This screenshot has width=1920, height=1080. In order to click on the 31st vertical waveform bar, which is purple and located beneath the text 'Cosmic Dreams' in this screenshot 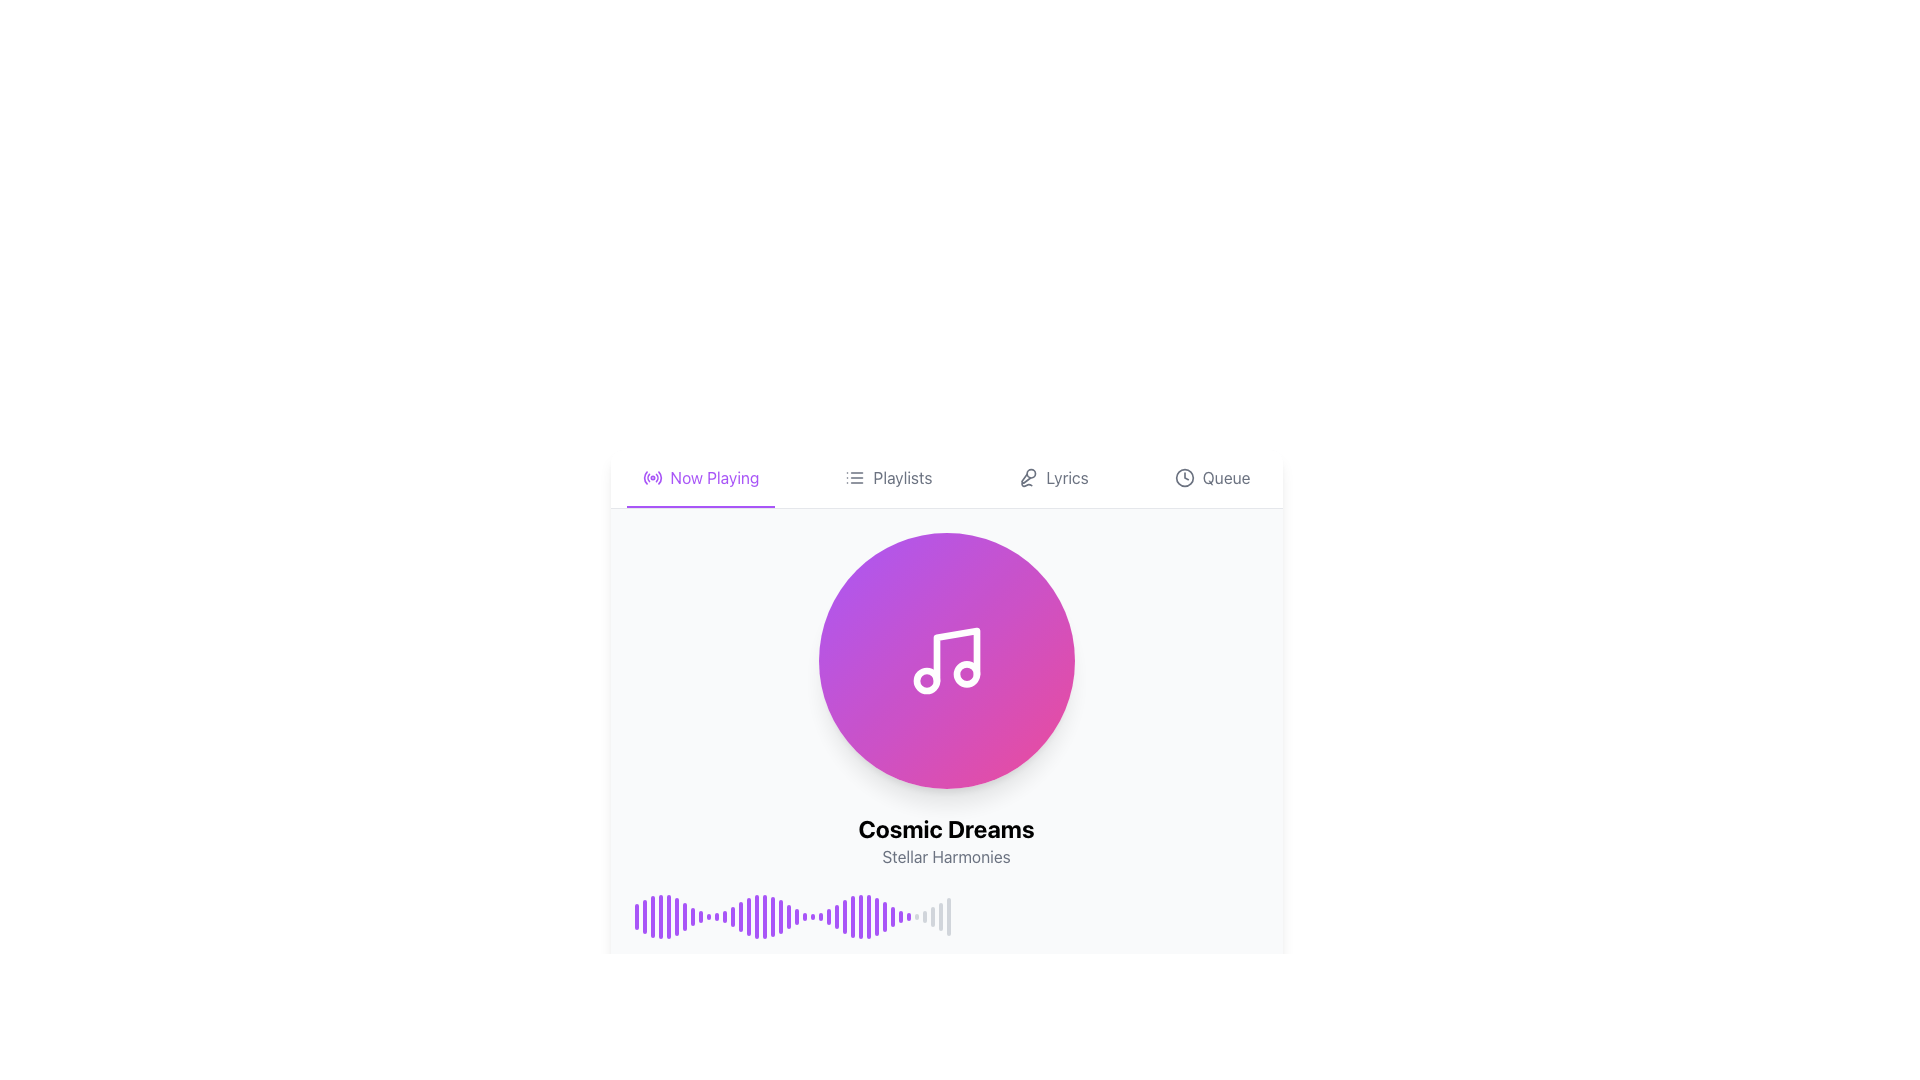, I will do `click(883, 917)`.